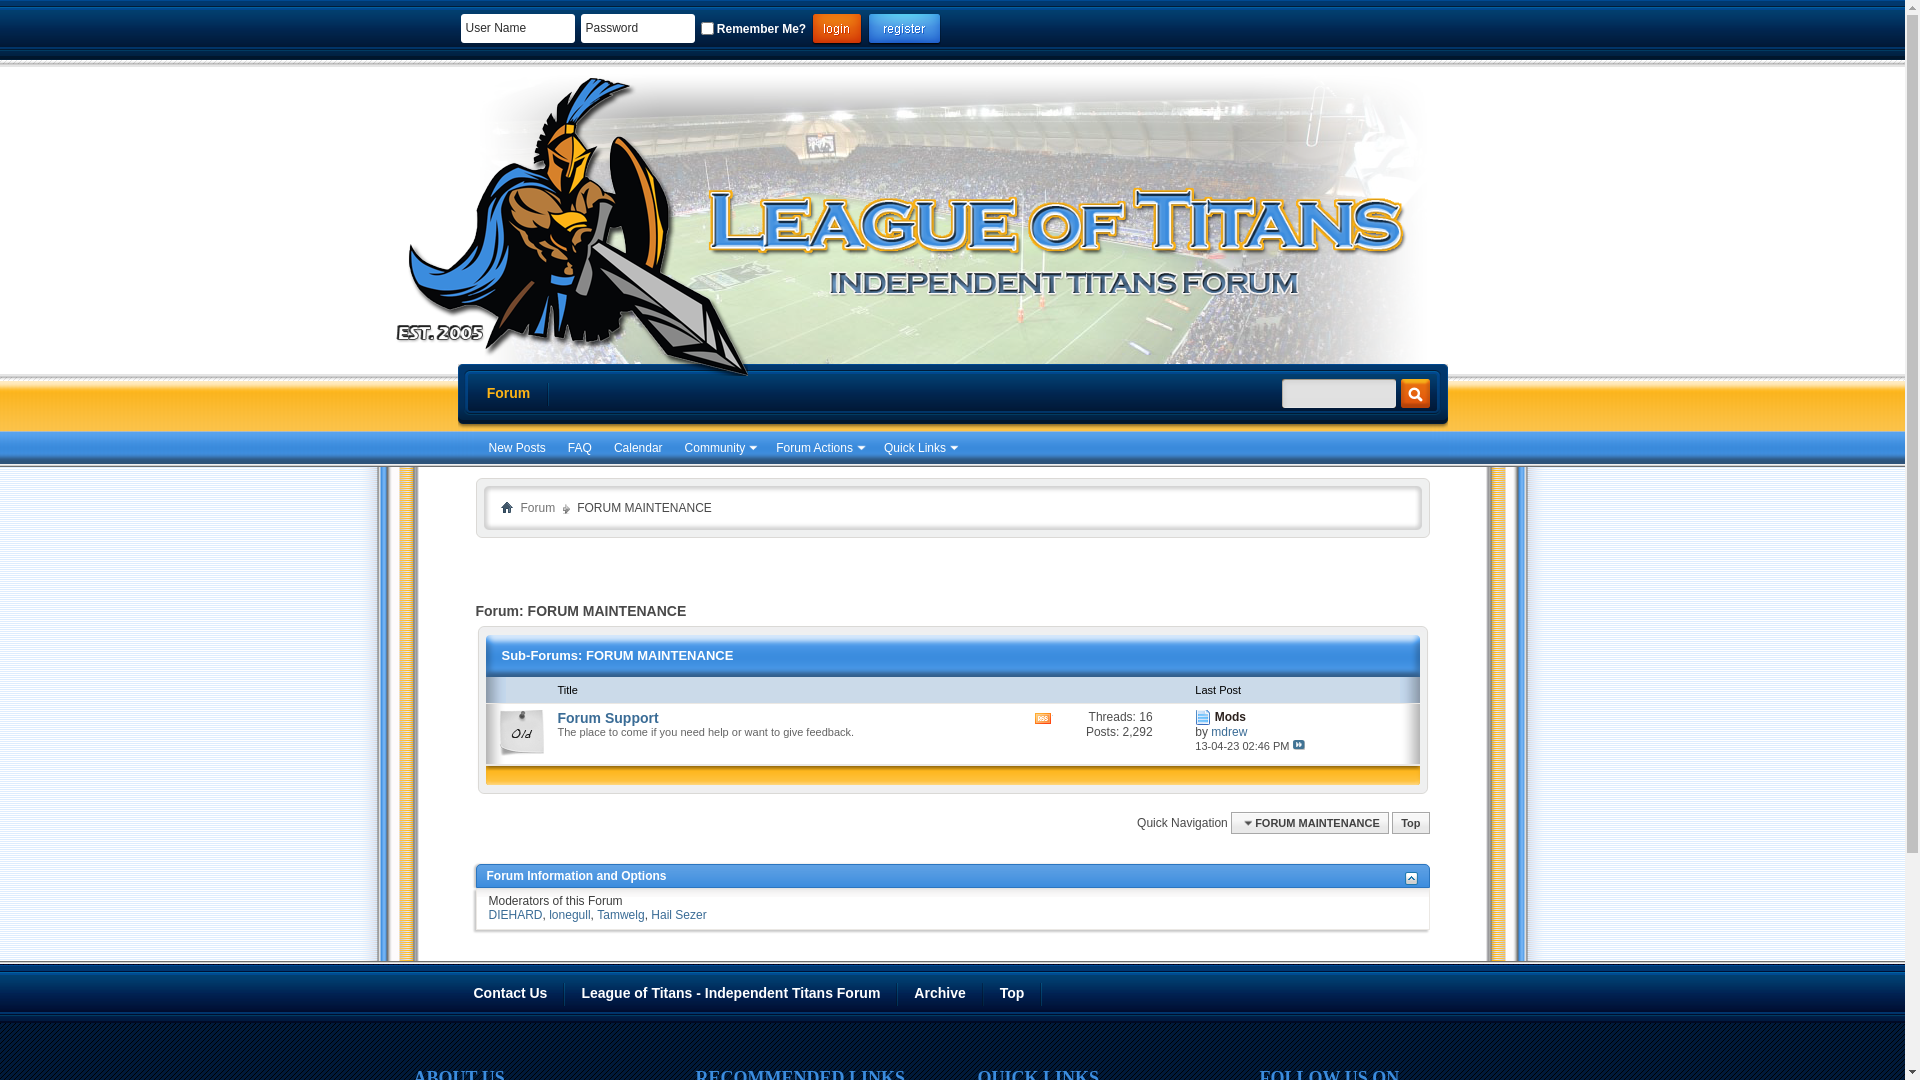 This screenshot has width=1920, height=1080. Describe the element at coordinates (903, 29) in the screenshot. I see `'Register'` at that location.